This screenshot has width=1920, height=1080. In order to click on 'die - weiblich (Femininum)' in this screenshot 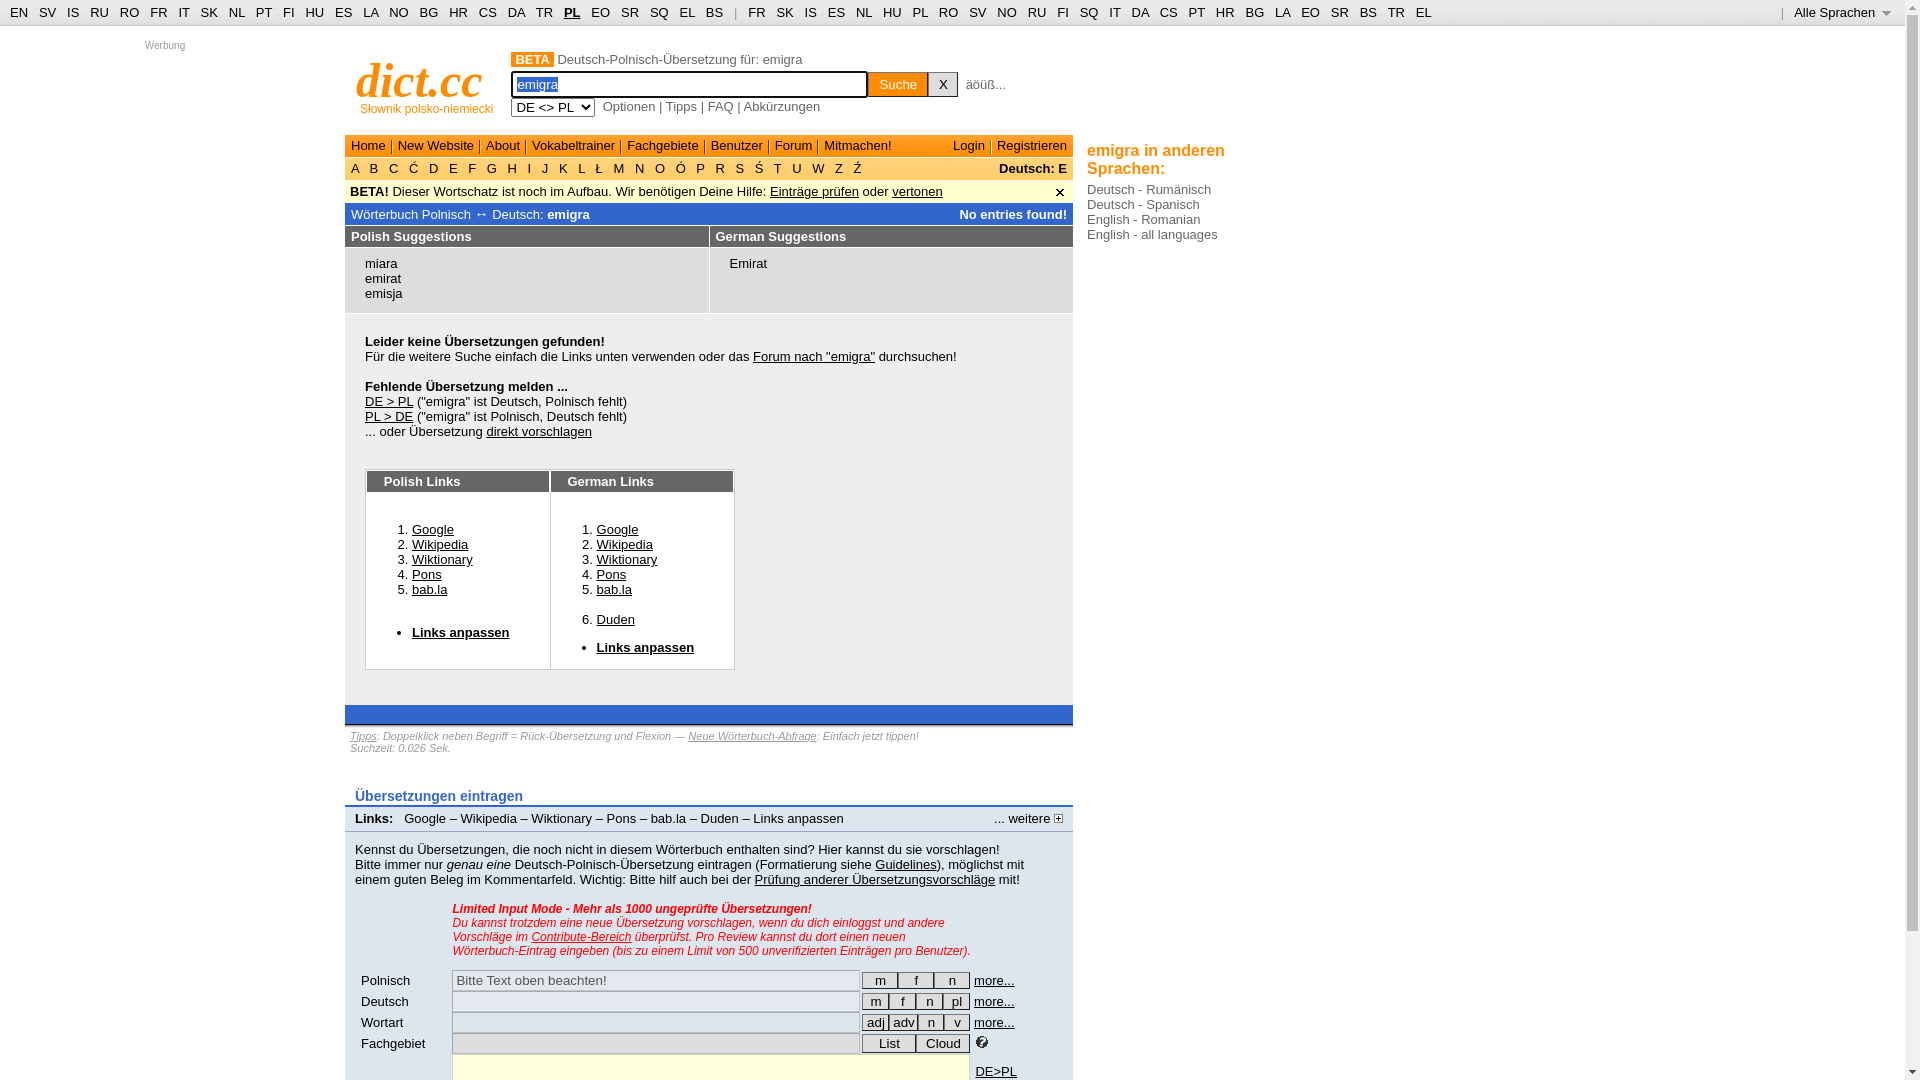, I will do `click(887, 1001)`.